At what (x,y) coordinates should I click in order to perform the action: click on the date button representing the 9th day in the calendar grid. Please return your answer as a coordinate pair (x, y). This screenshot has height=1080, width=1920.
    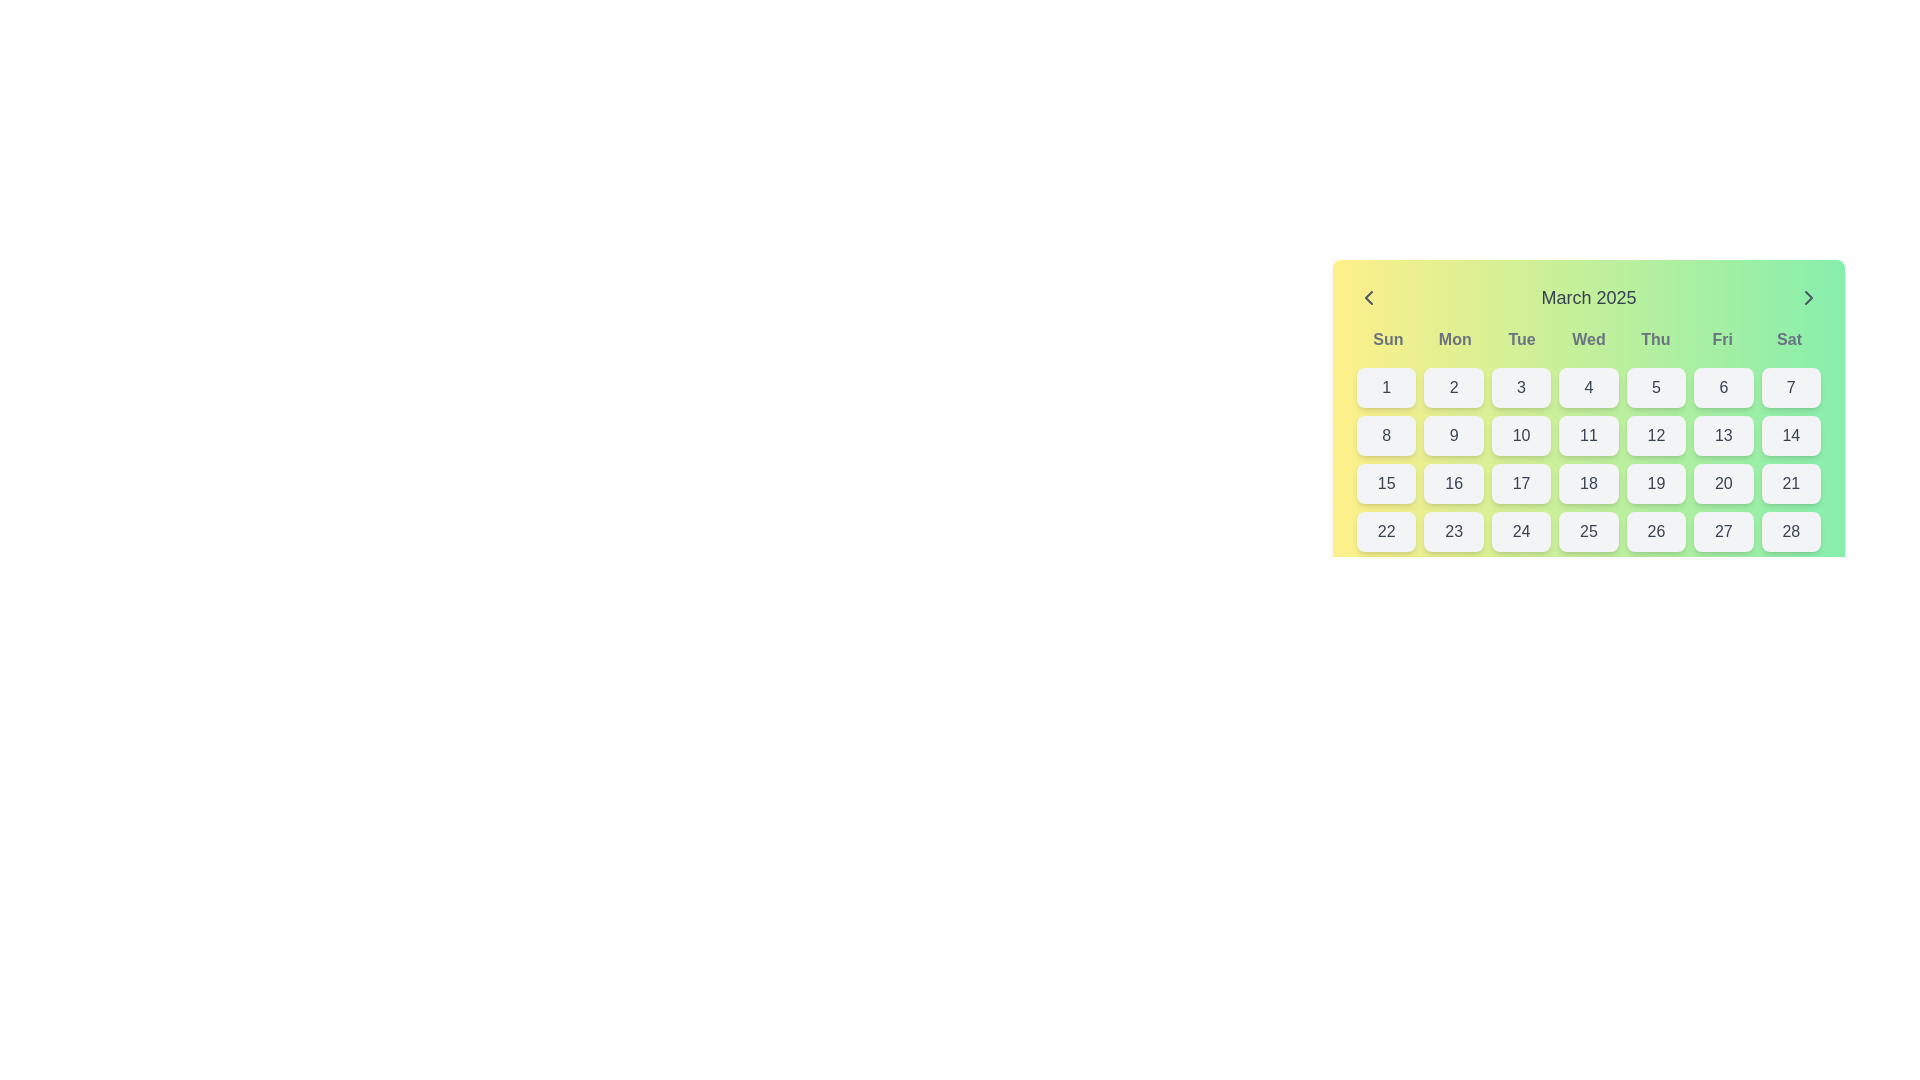
    Looking at the image, I should click on (1454, 434).